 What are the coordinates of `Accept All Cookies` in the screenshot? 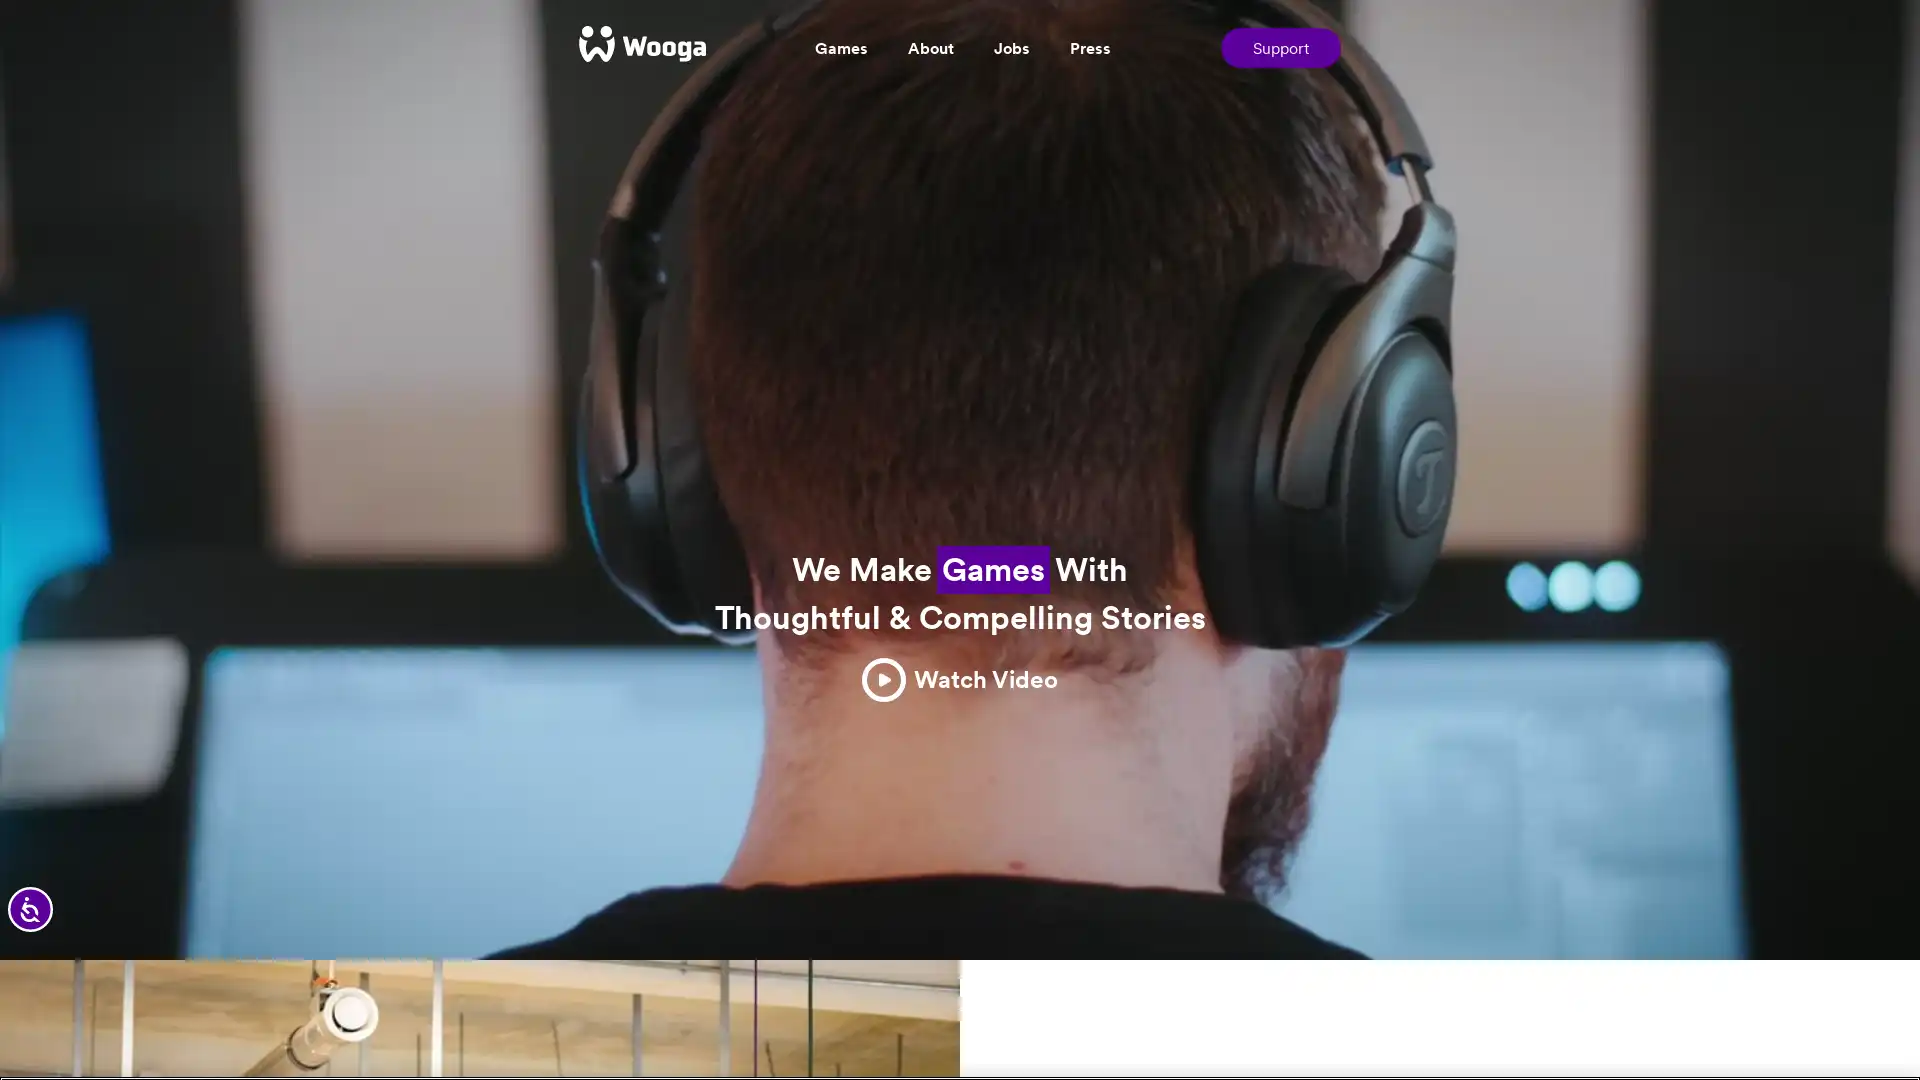 It's located at (1618, 1026).